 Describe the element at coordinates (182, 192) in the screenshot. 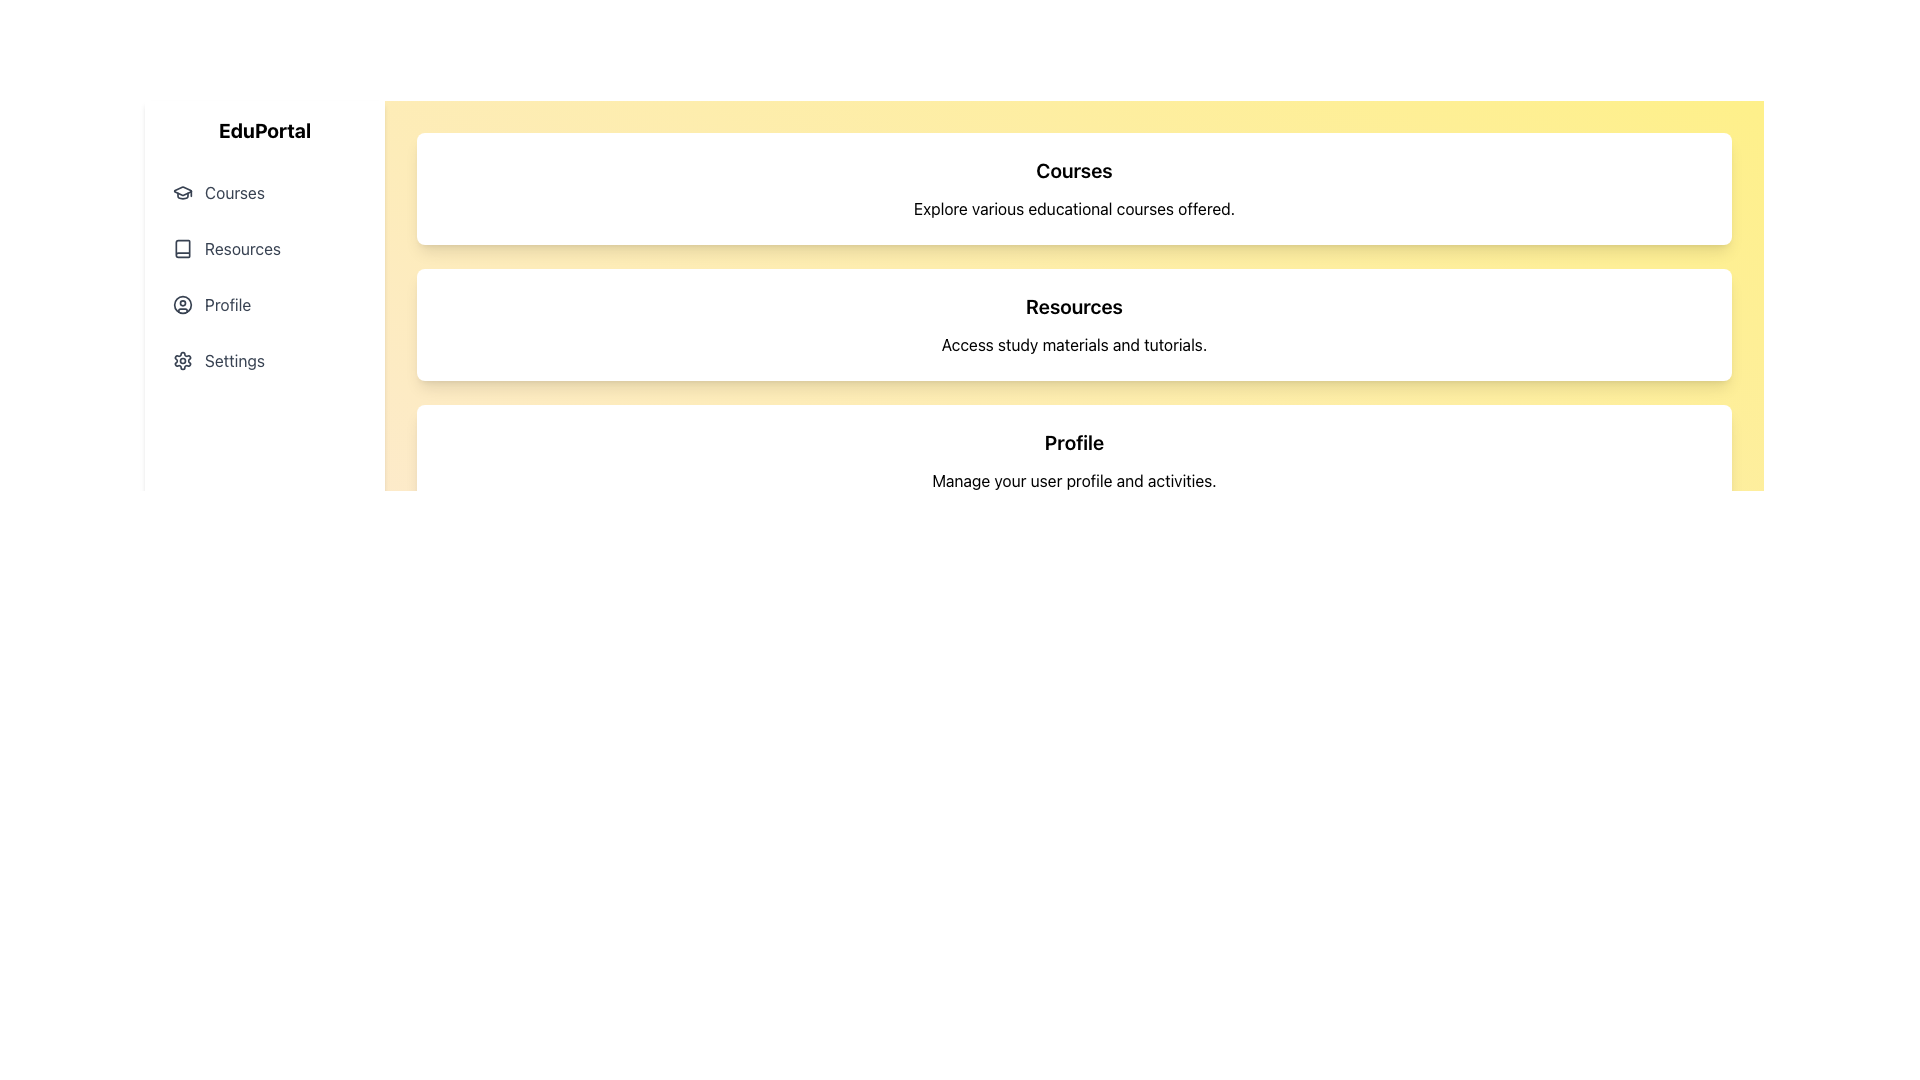

I see `the 'Courses' icon located on the left sidebar of the application` at that location.